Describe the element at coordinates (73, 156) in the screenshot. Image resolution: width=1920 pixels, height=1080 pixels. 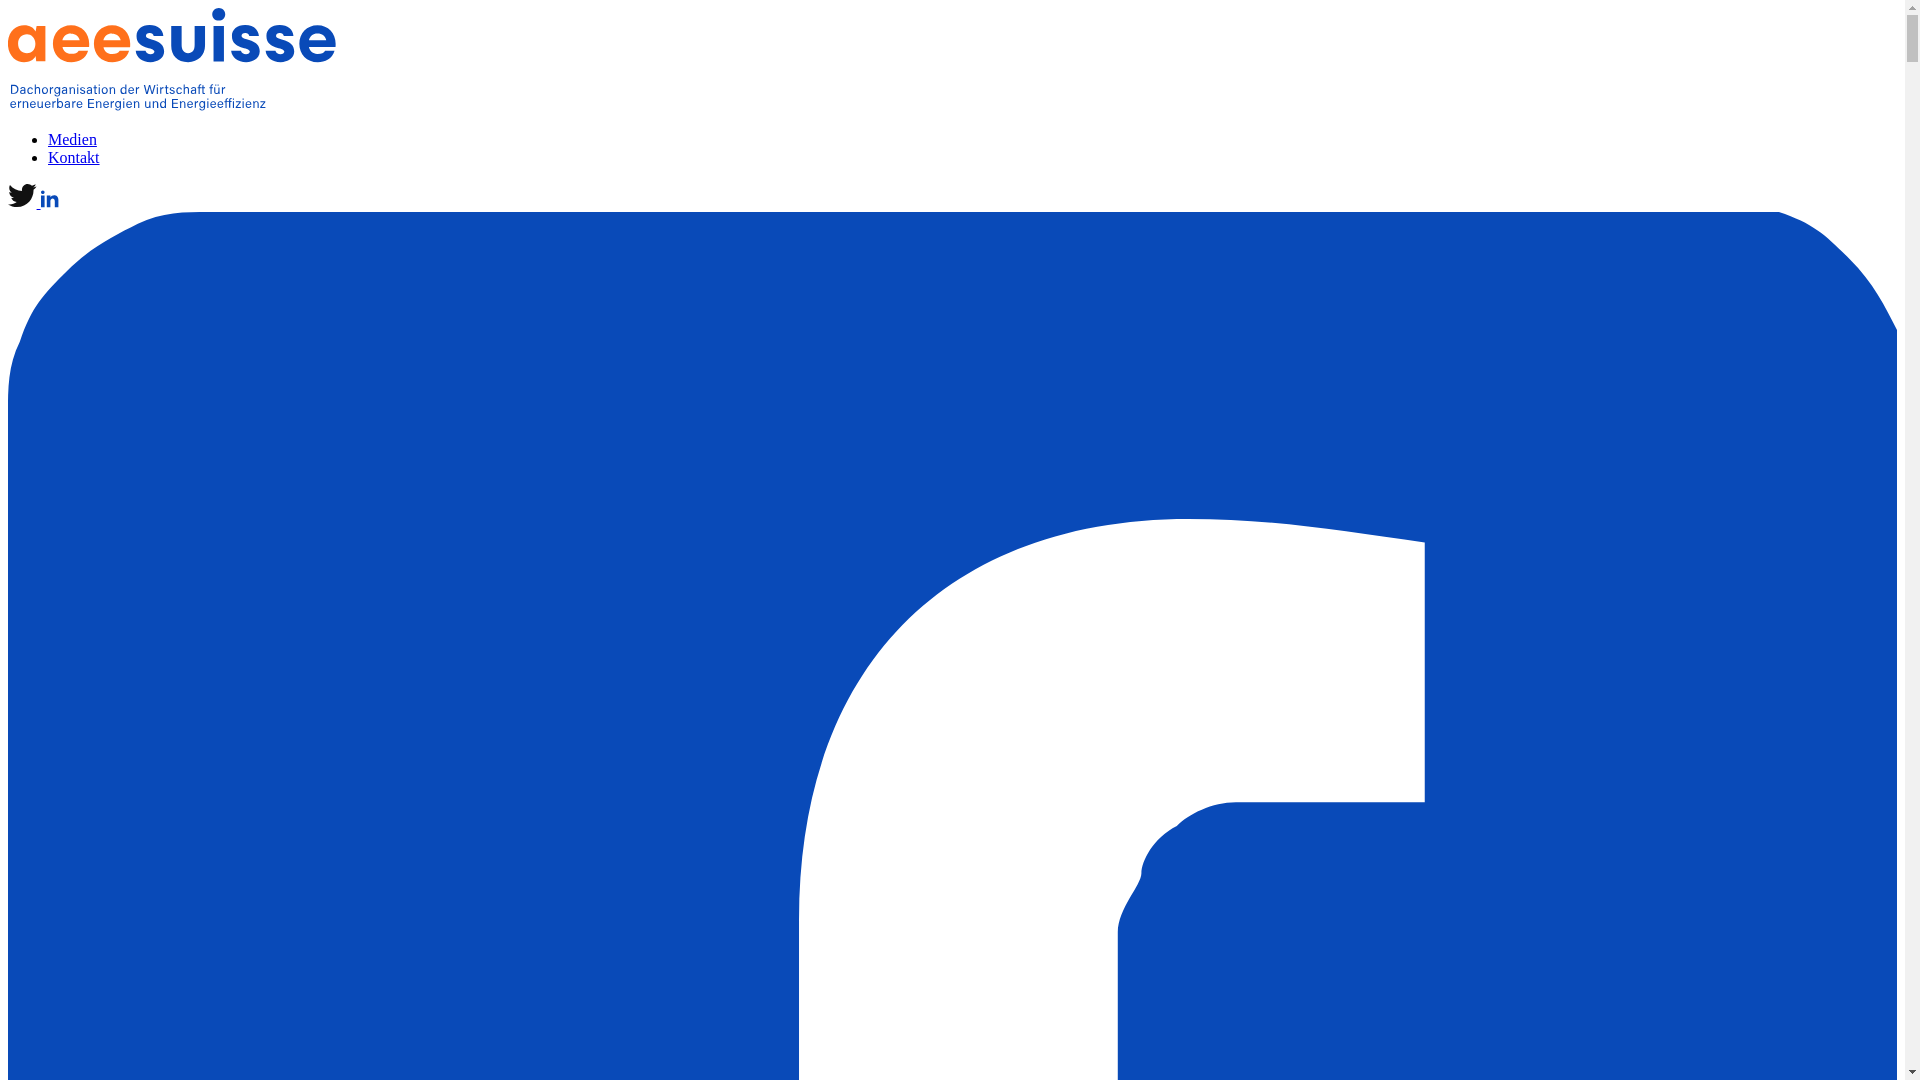
I see `'Kontakt'` at that location.